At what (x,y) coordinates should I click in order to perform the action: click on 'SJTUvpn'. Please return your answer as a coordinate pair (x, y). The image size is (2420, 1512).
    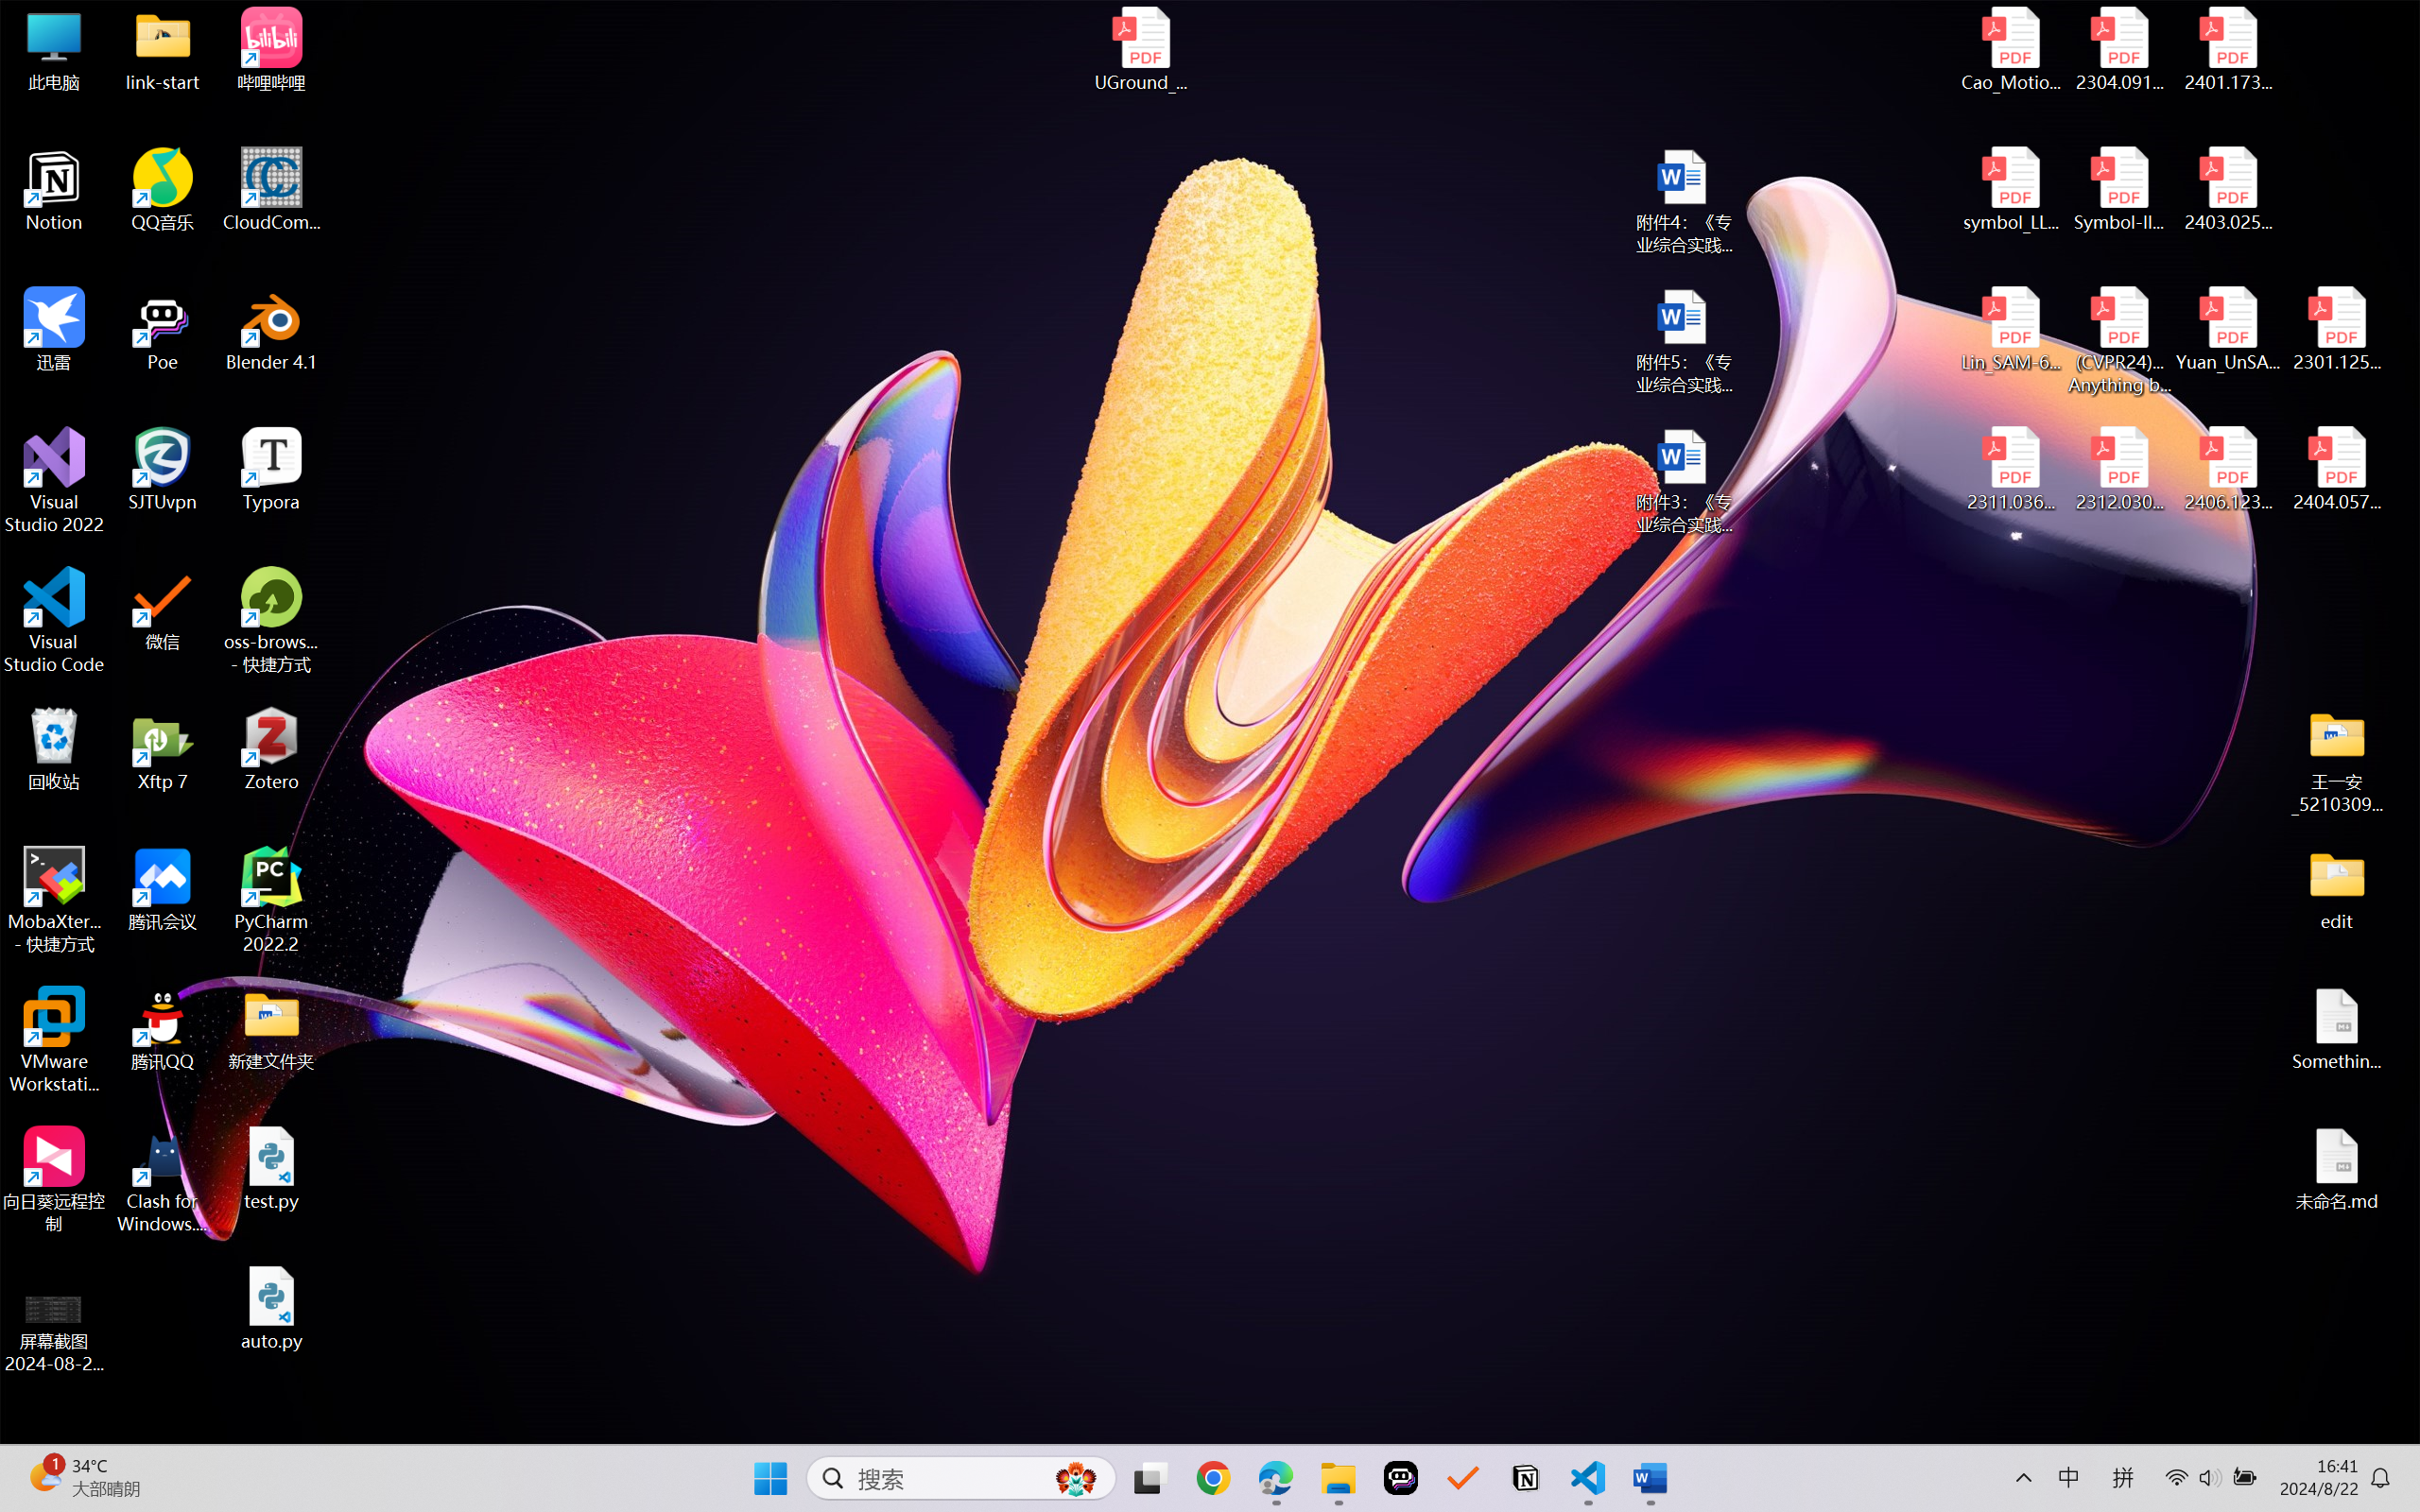
    Looking at the image, I should click on (163, 469).